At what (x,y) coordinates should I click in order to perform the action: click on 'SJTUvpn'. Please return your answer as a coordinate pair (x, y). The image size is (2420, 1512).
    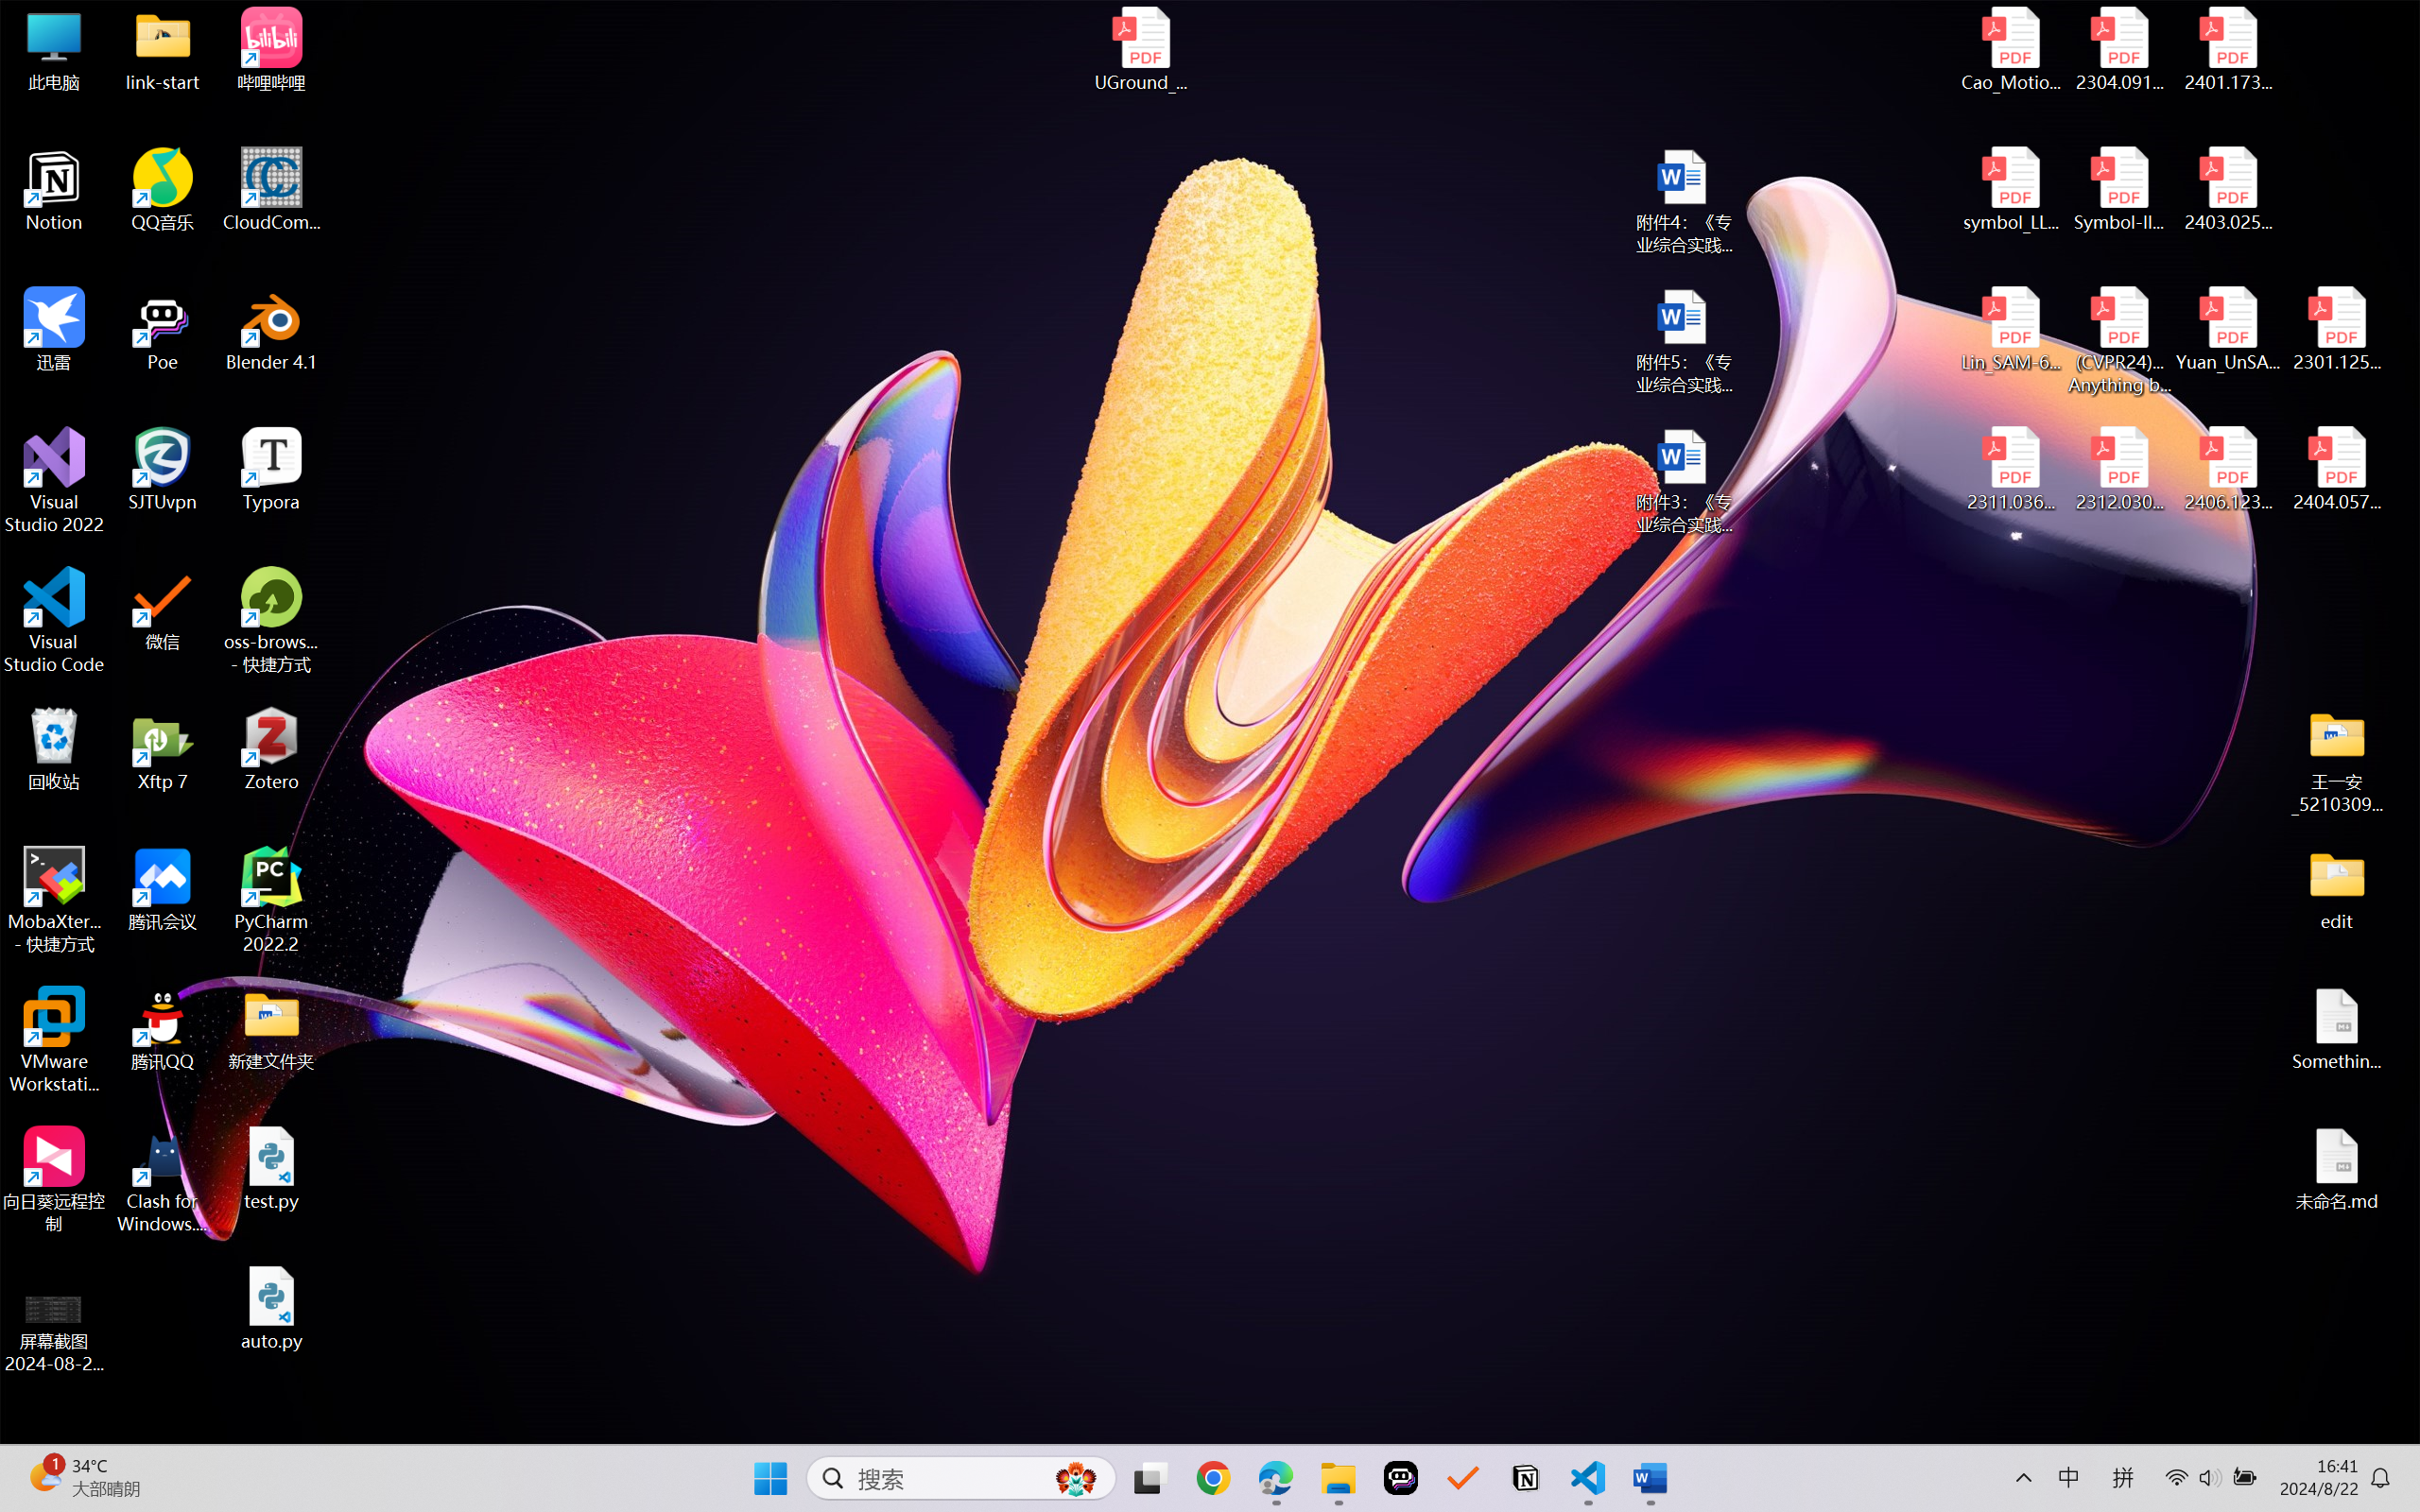
    Looking at the image, I should click on (163, 469).